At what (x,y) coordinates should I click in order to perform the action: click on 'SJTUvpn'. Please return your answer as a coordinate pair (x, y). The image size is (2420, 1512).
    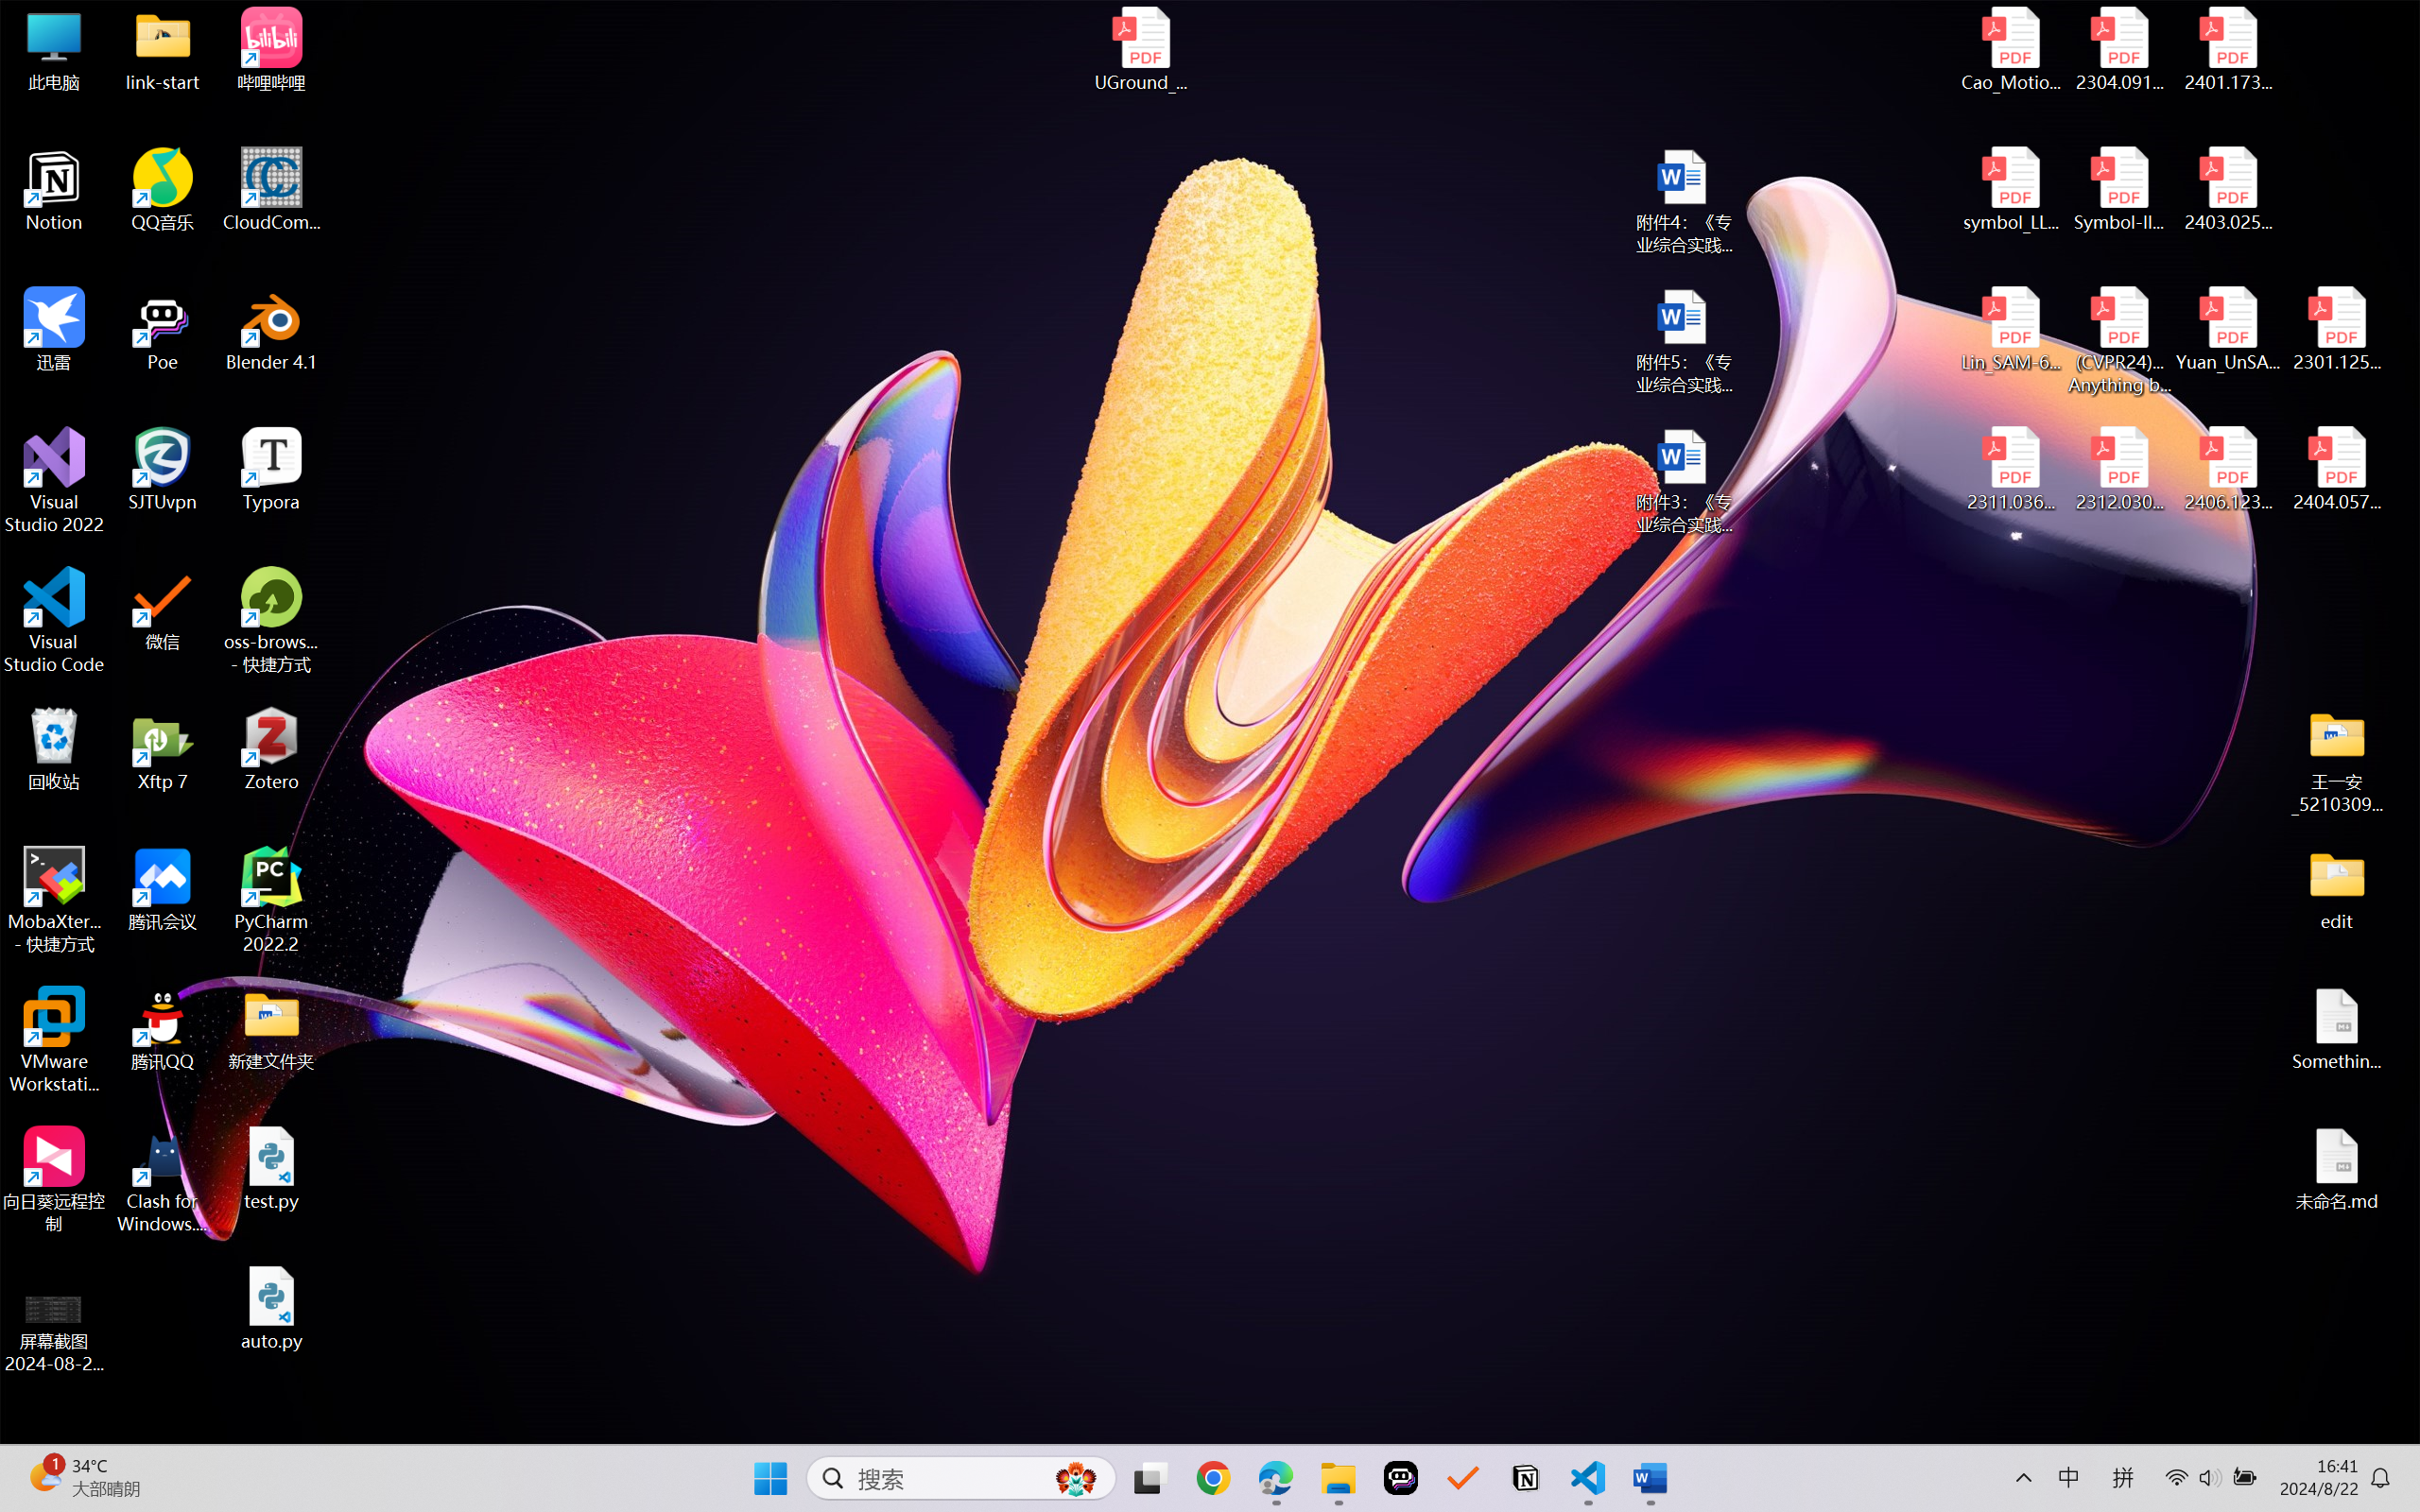
    Looking at the image, I should click on (163, 469).